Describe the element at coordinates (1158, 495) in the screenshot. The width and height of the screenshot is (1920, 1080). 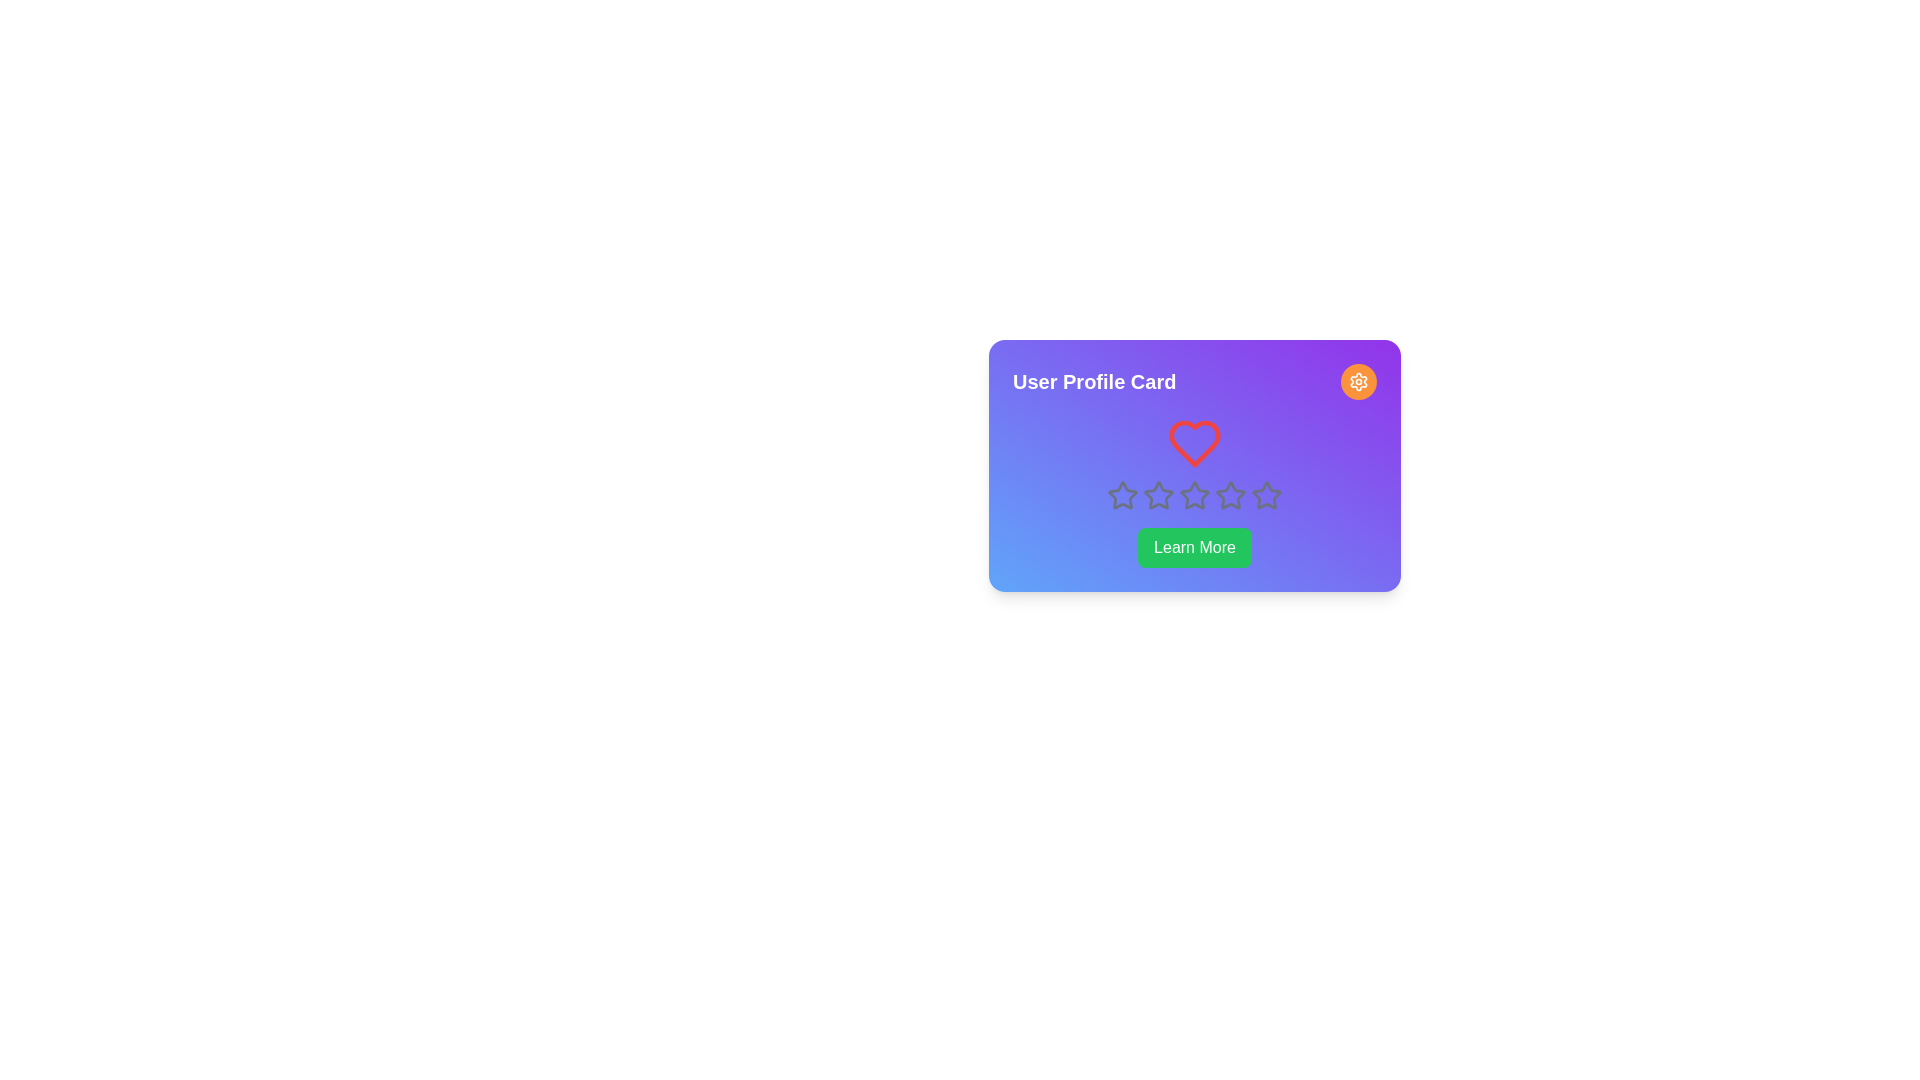
I see `the star icon in the third position of the group of five stars to rate it` at that location.